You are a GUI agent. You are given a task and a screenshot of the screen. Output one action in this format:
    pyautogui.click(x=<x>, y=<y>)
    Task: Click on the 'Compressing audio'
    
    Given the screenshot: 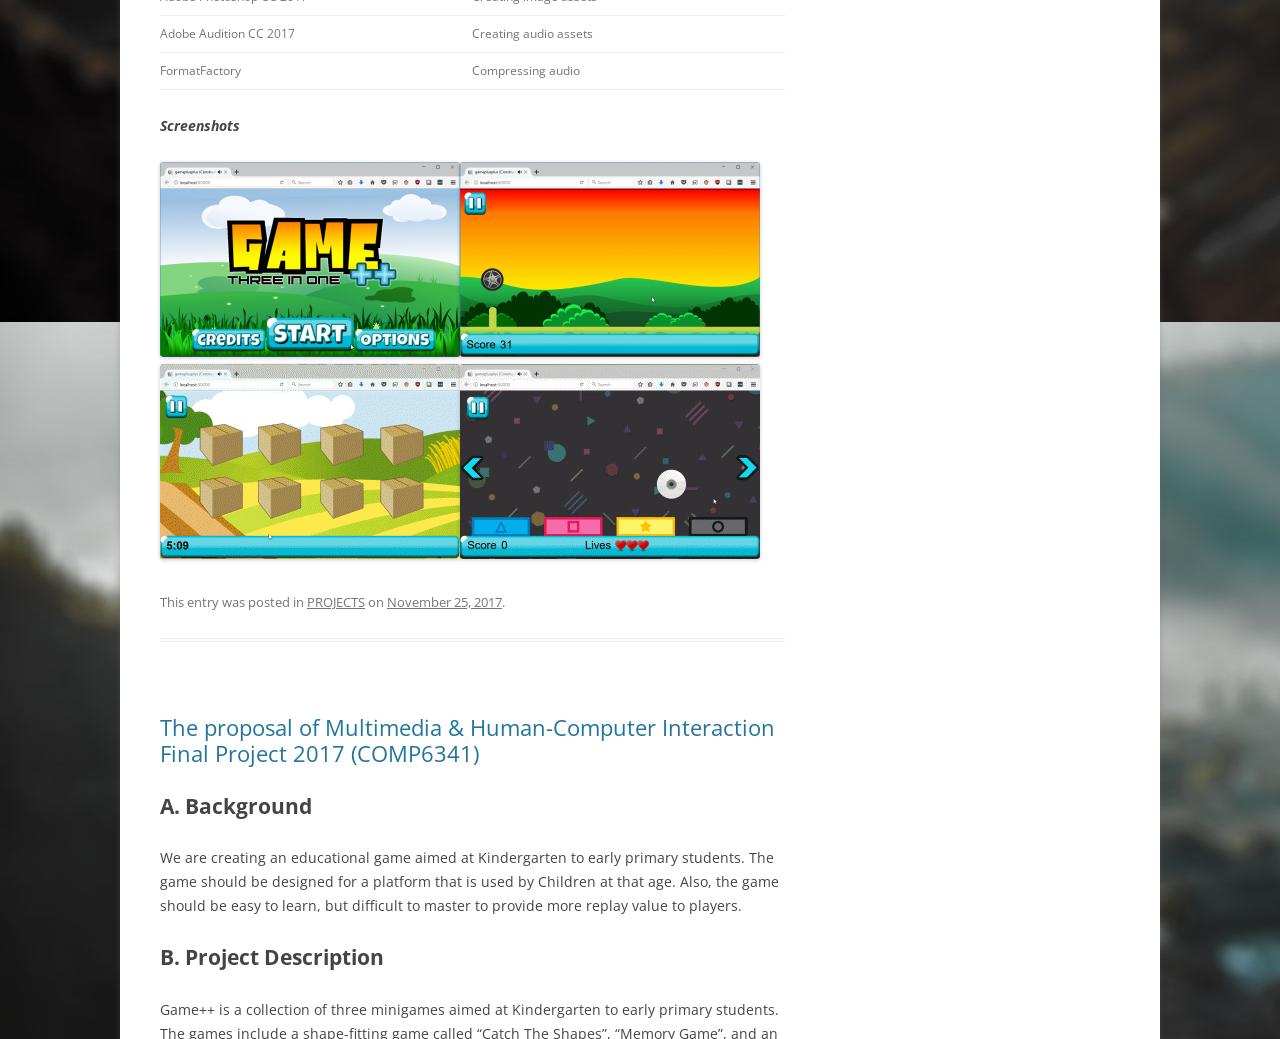 What is the action you would take?
    pyautogui.click(x=525, y=69)
    